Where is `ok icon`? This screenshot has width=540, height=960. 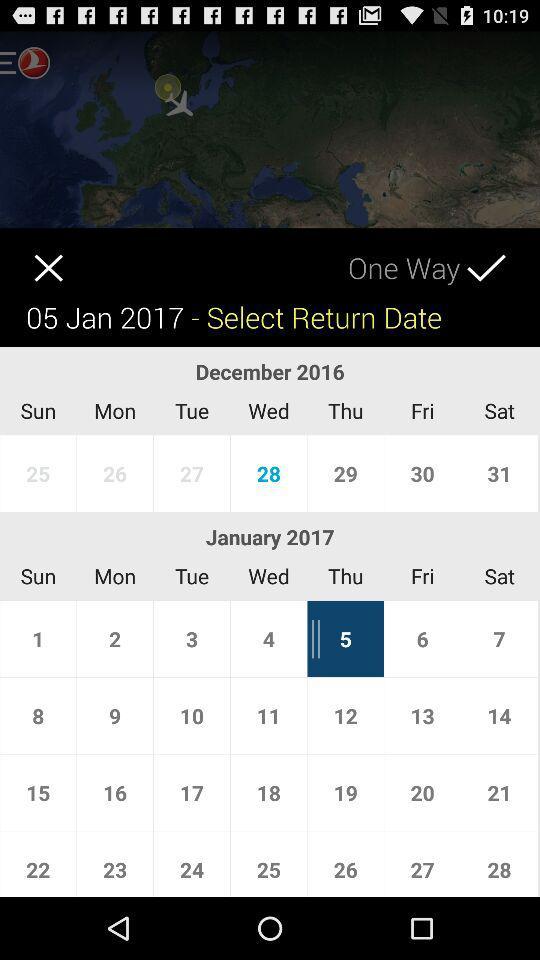
ok icon is located at coordinates (502, 253).